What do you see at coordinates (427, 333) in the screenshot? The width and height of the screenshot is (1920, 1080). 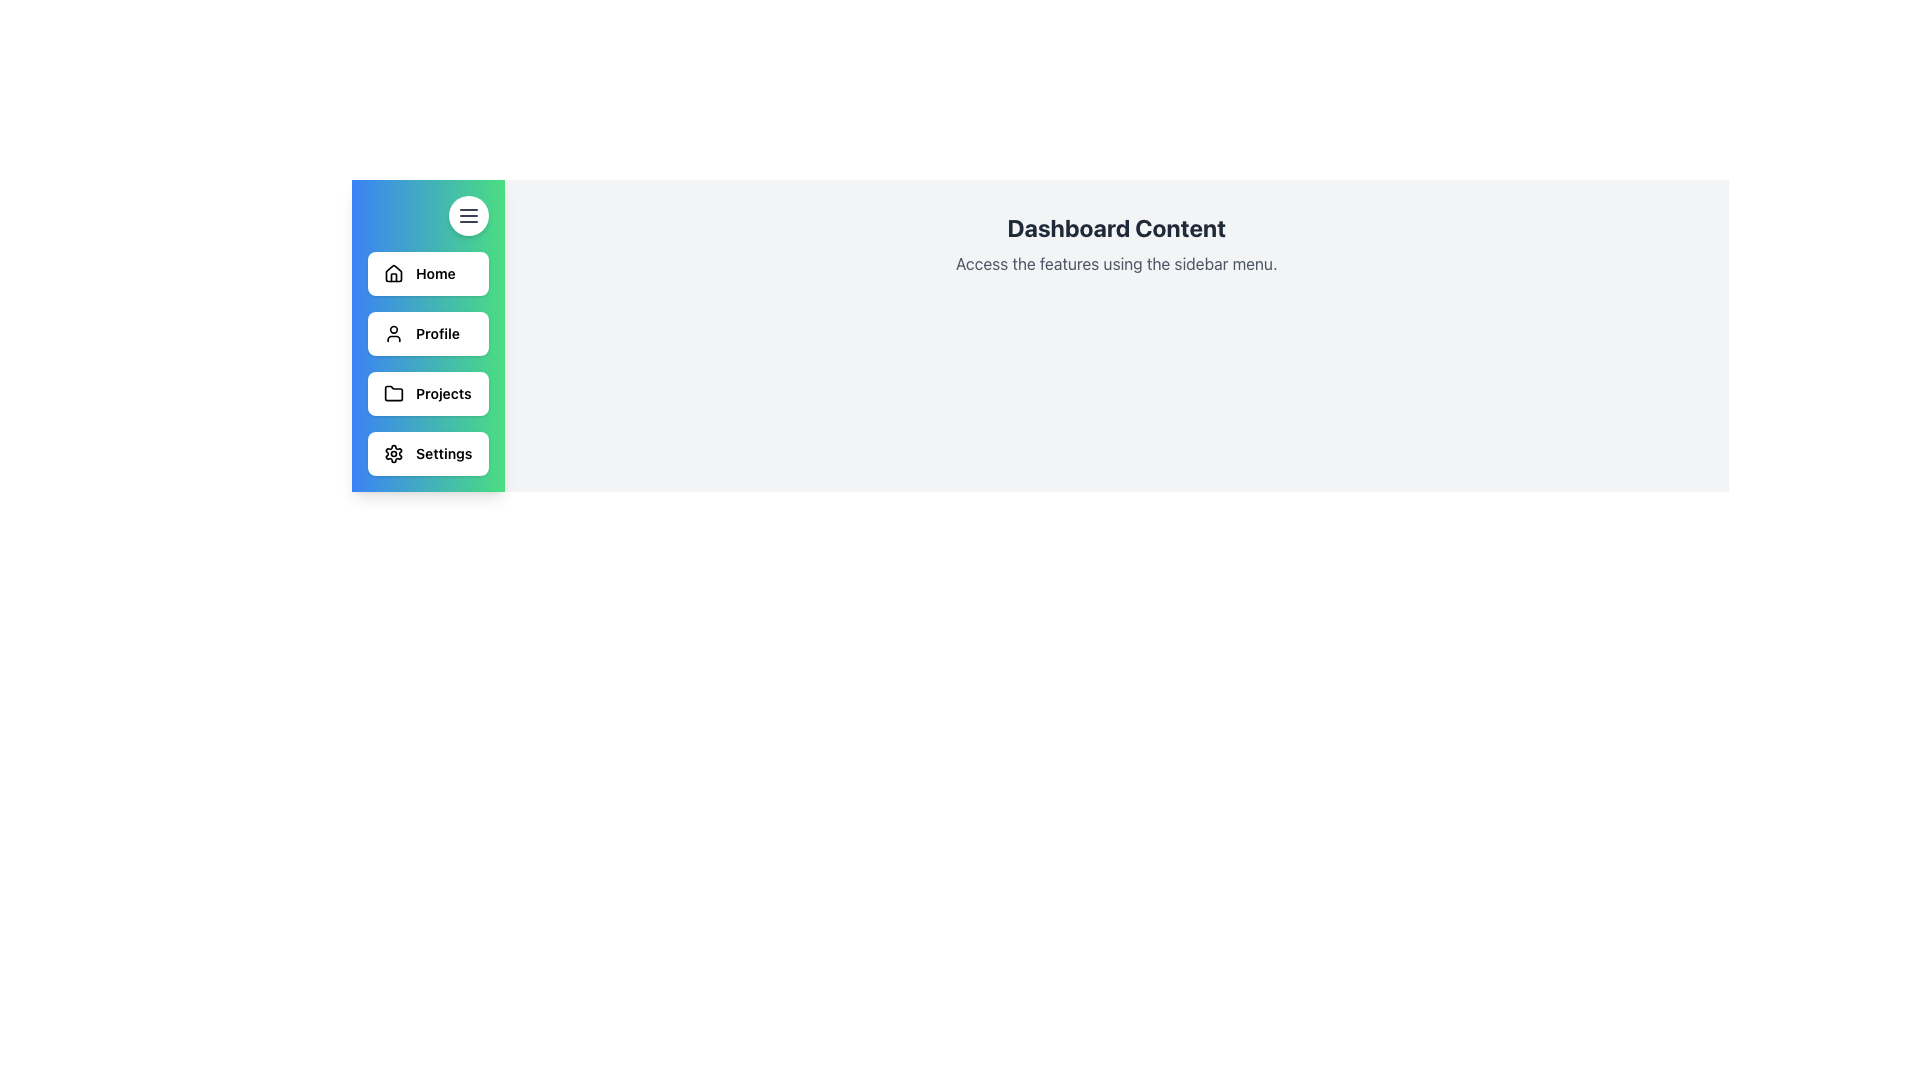 I see `the 'Profile' button, which is the second button in the vertical list on the left side of the interface` at bounding box center [427, 333].